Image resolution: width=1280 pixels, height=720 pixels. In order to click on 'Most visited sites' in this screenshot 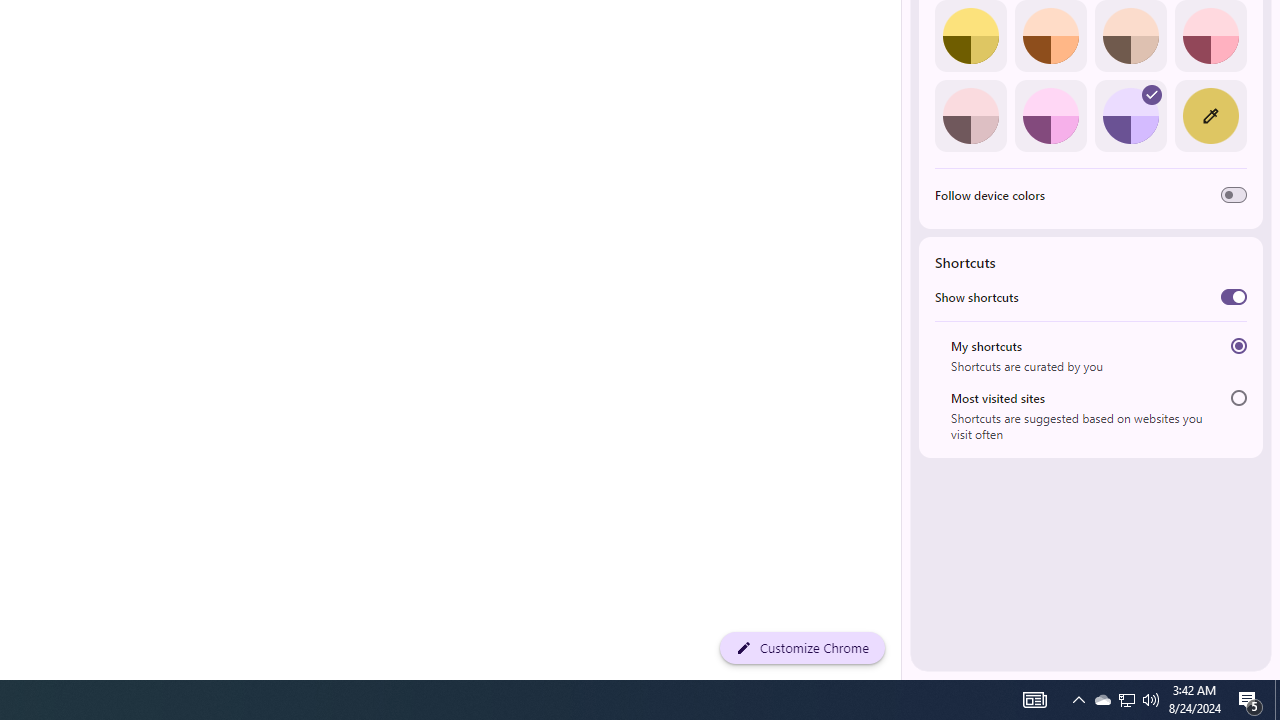, I will do `click(1238, 398)`.